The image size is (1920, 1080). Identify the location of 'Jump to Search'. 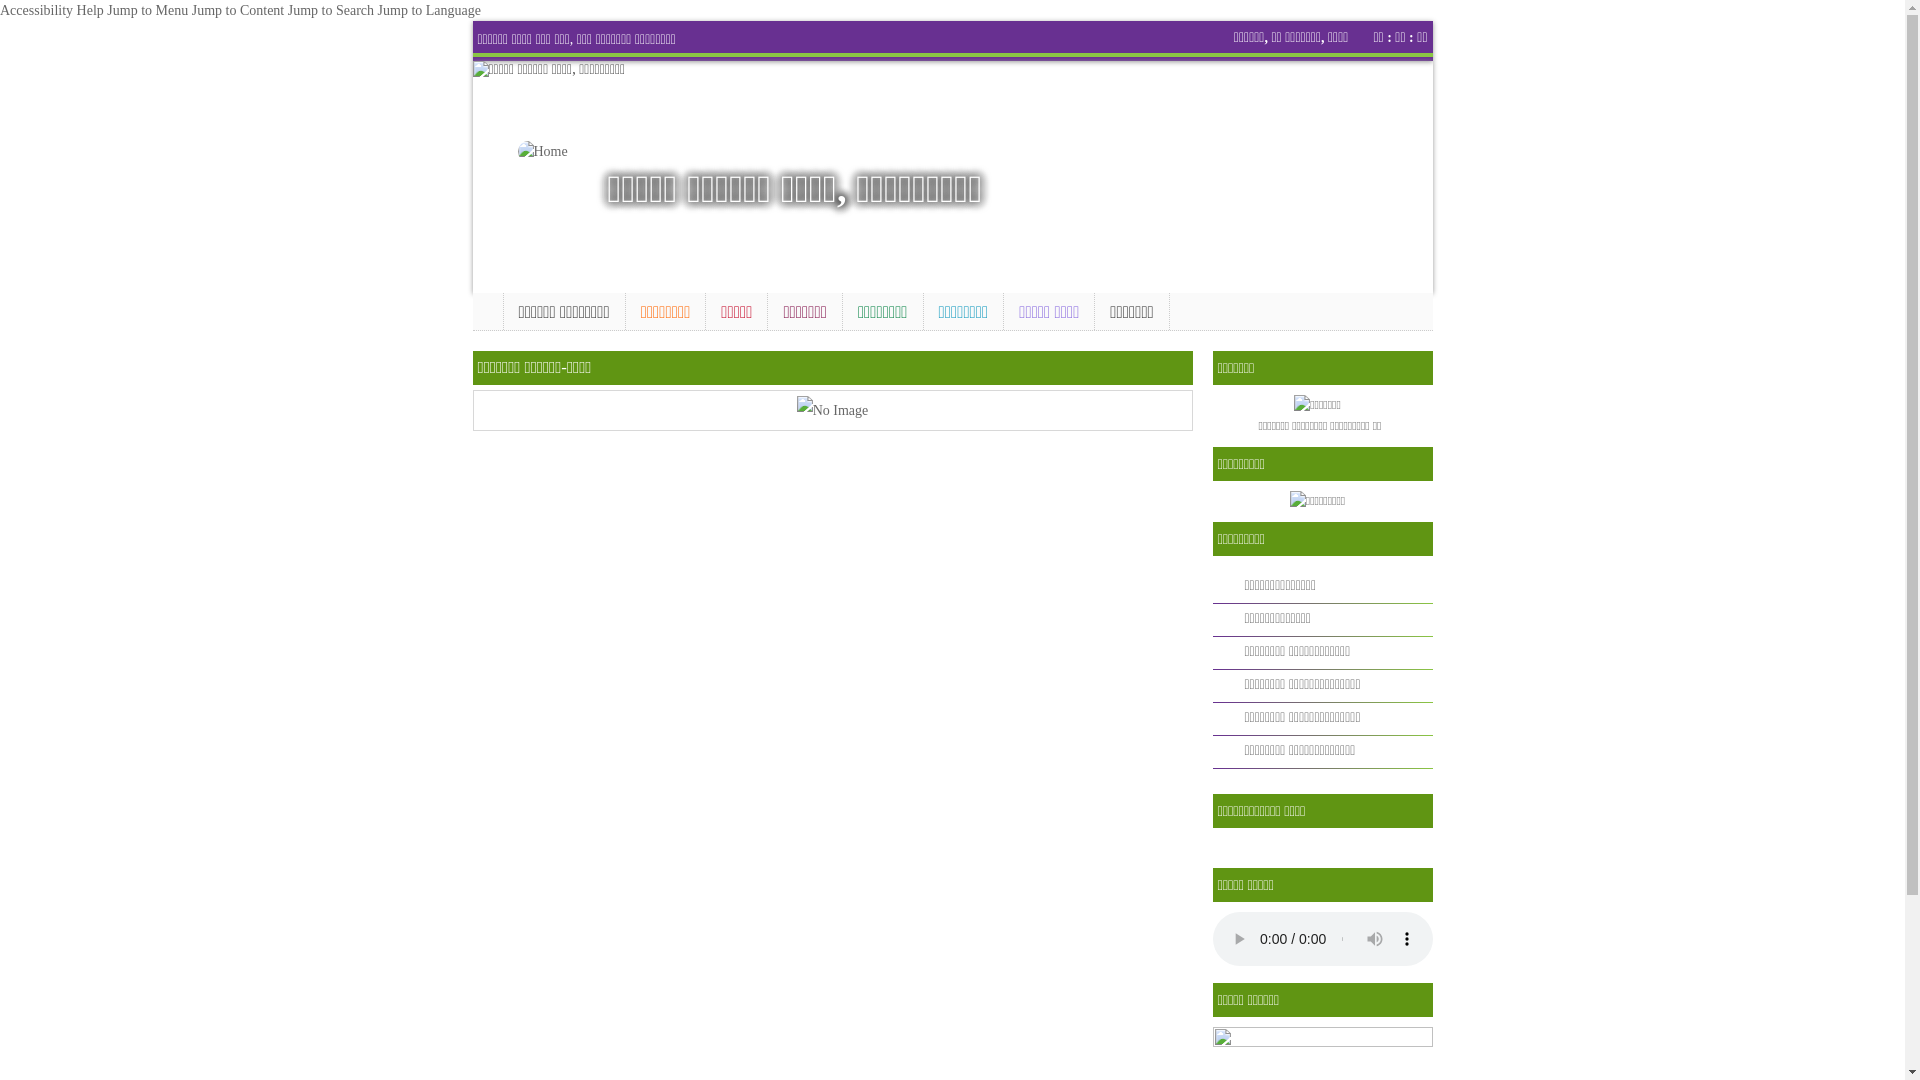
(287, 10).